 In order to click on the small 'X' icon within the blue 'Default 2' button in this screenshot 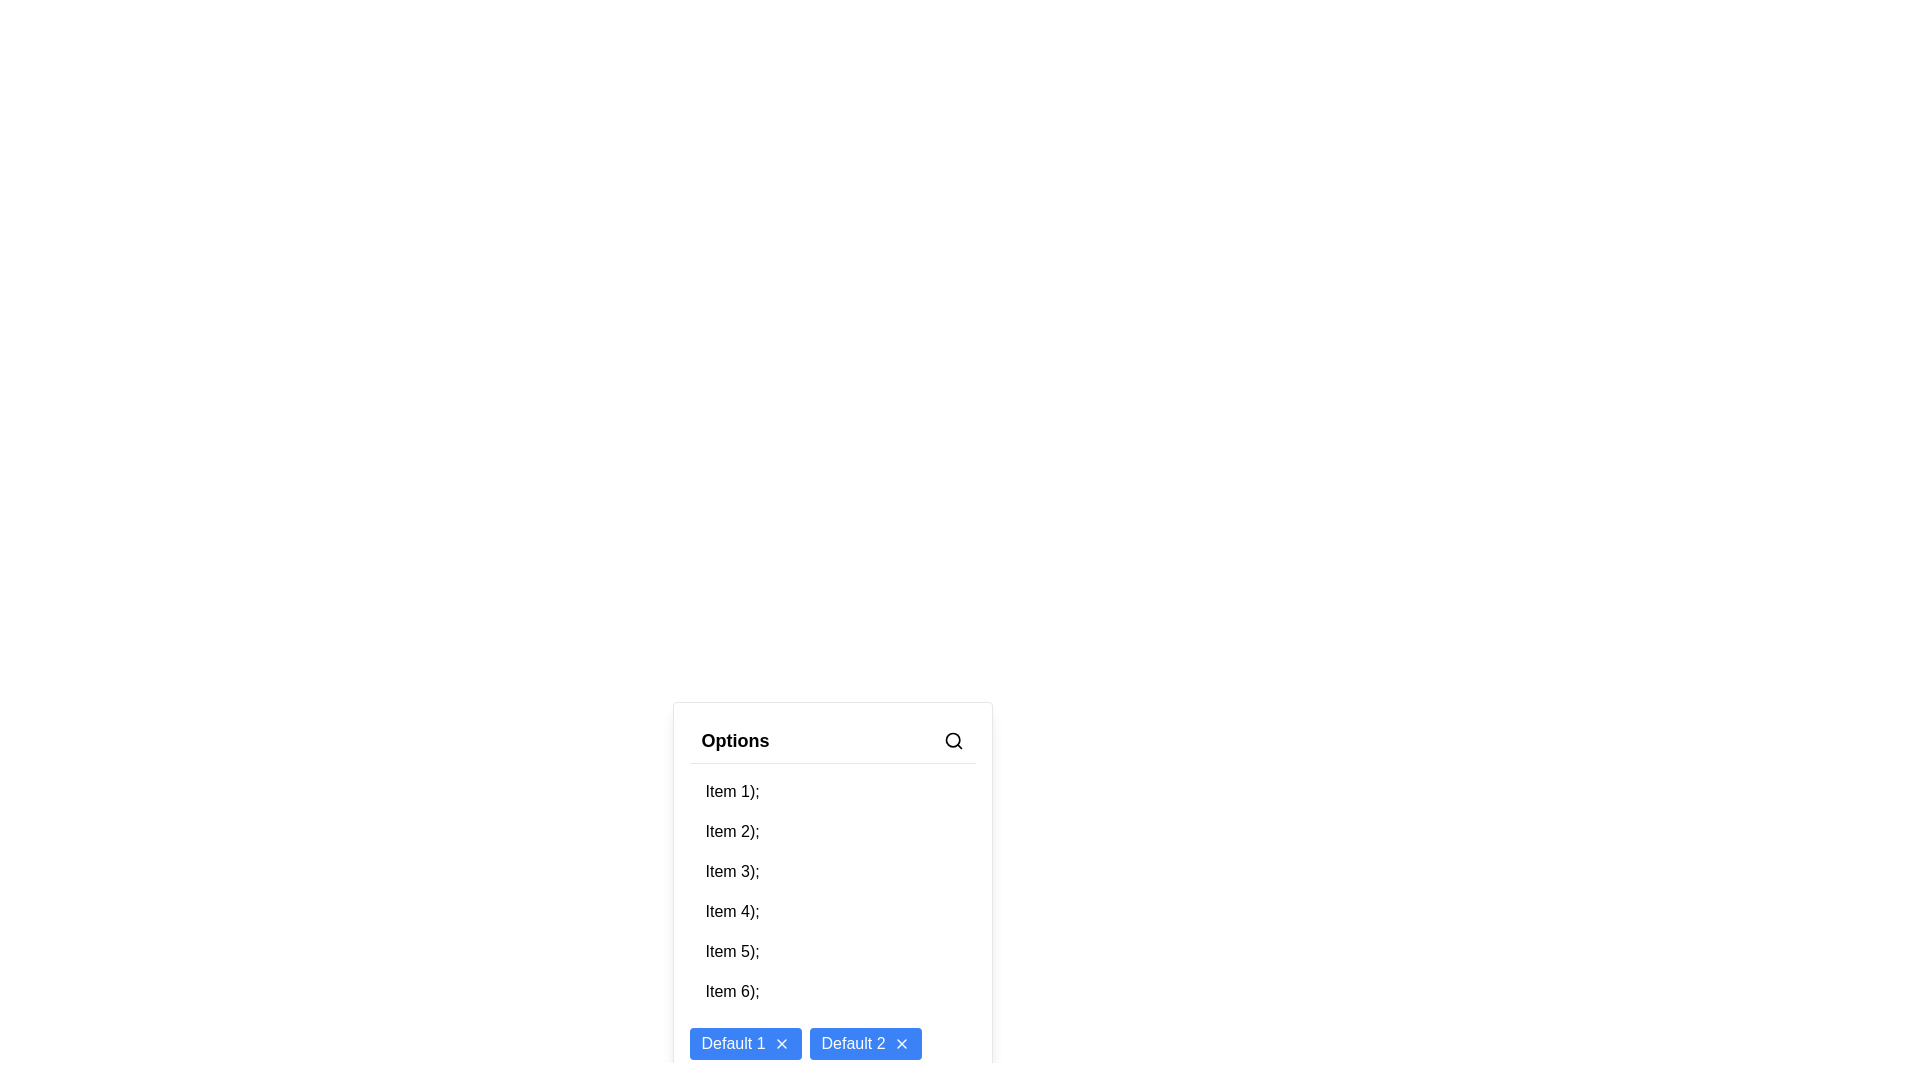, I will do `click(900, 1043)`.